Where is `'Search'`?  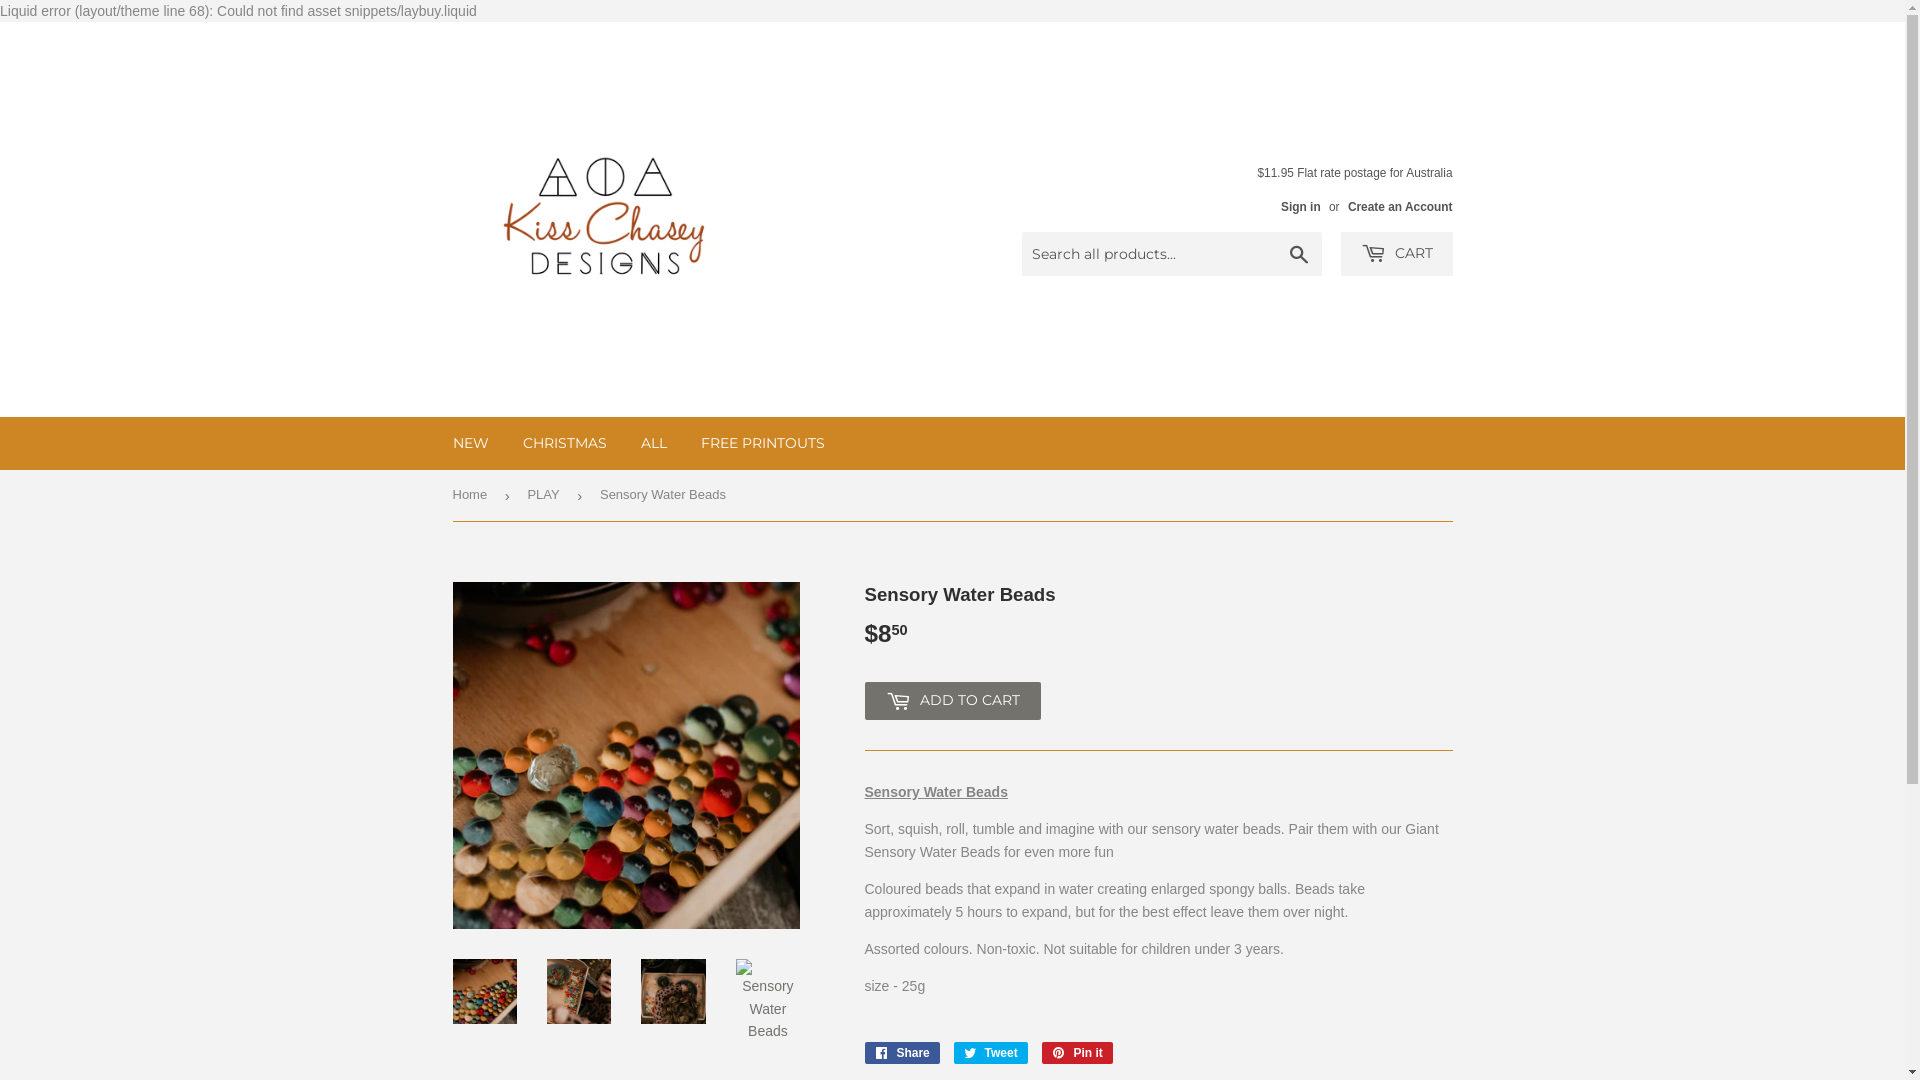 'Search' is located at coordinates (1299, 253).